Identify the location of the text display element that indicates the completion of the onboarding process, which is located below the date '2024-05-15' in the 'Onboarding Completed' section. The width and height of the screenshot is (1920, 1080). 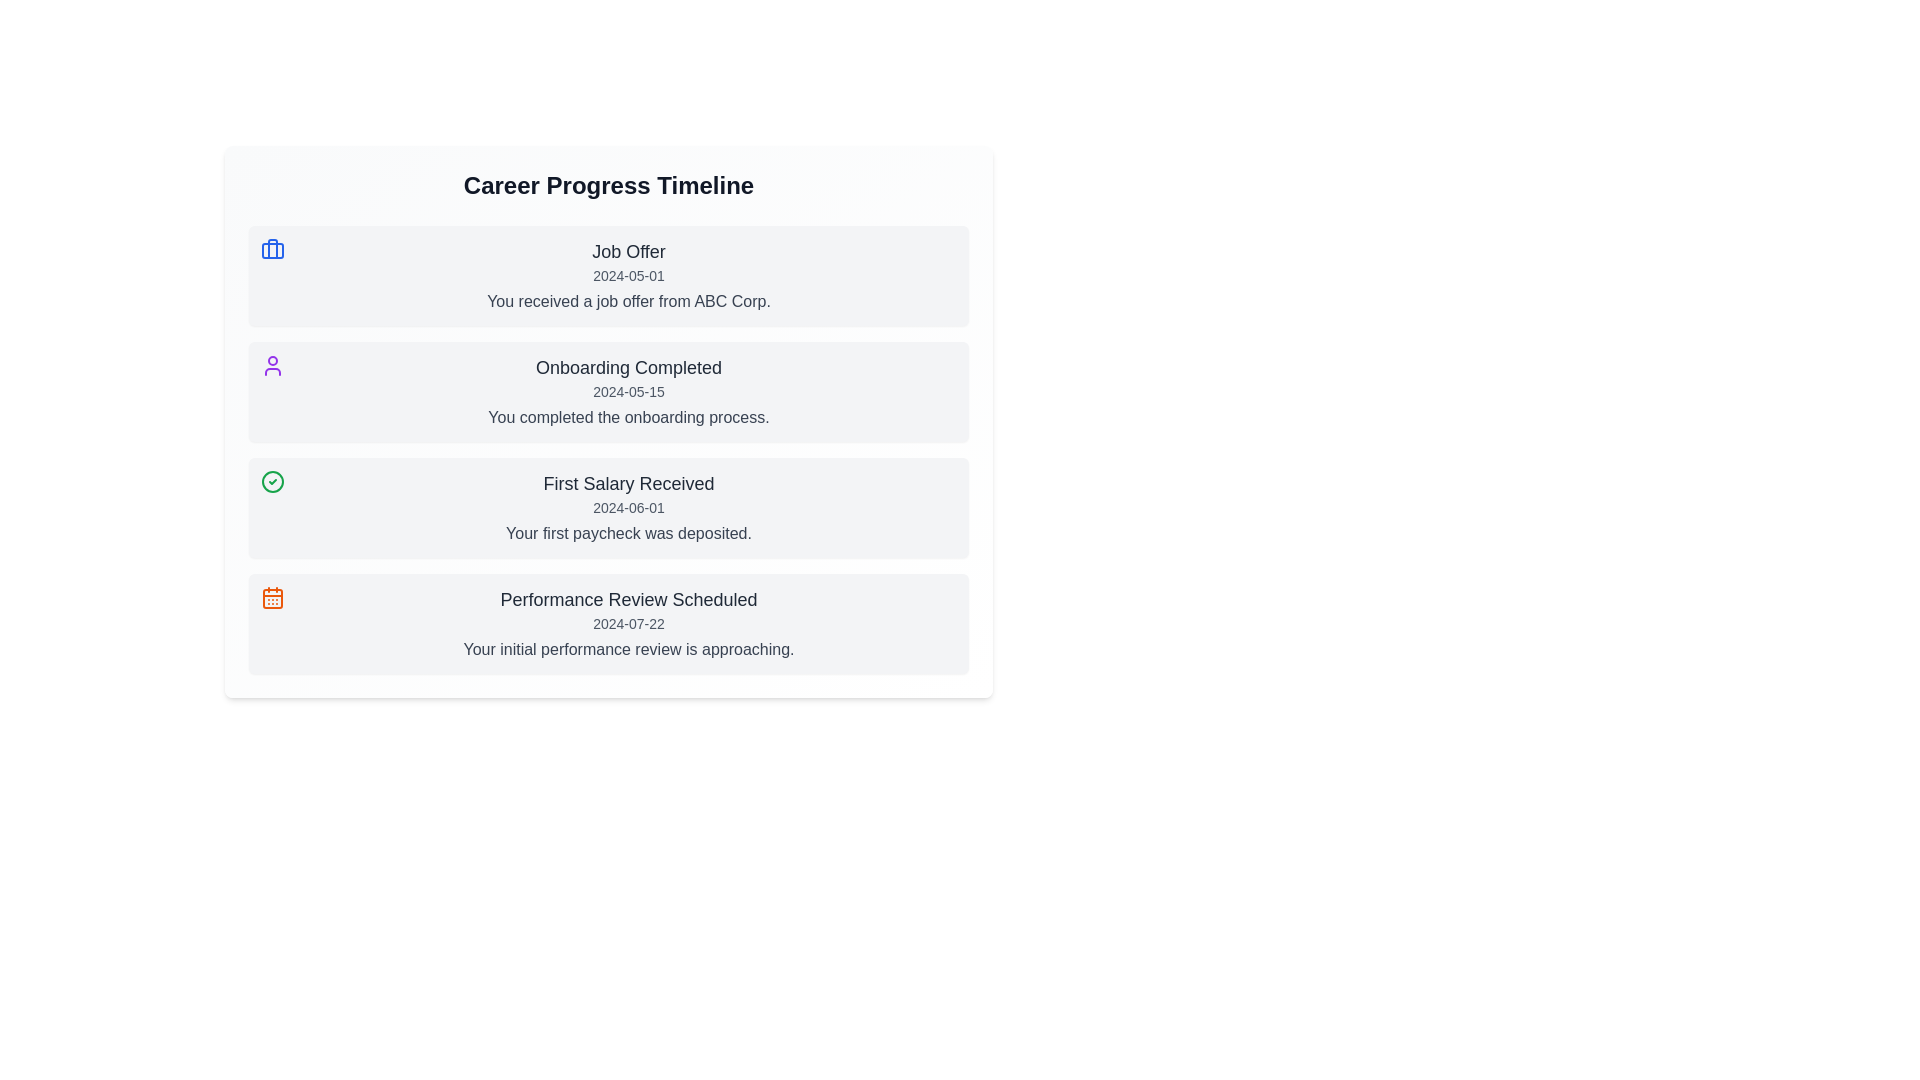
(627, 416).